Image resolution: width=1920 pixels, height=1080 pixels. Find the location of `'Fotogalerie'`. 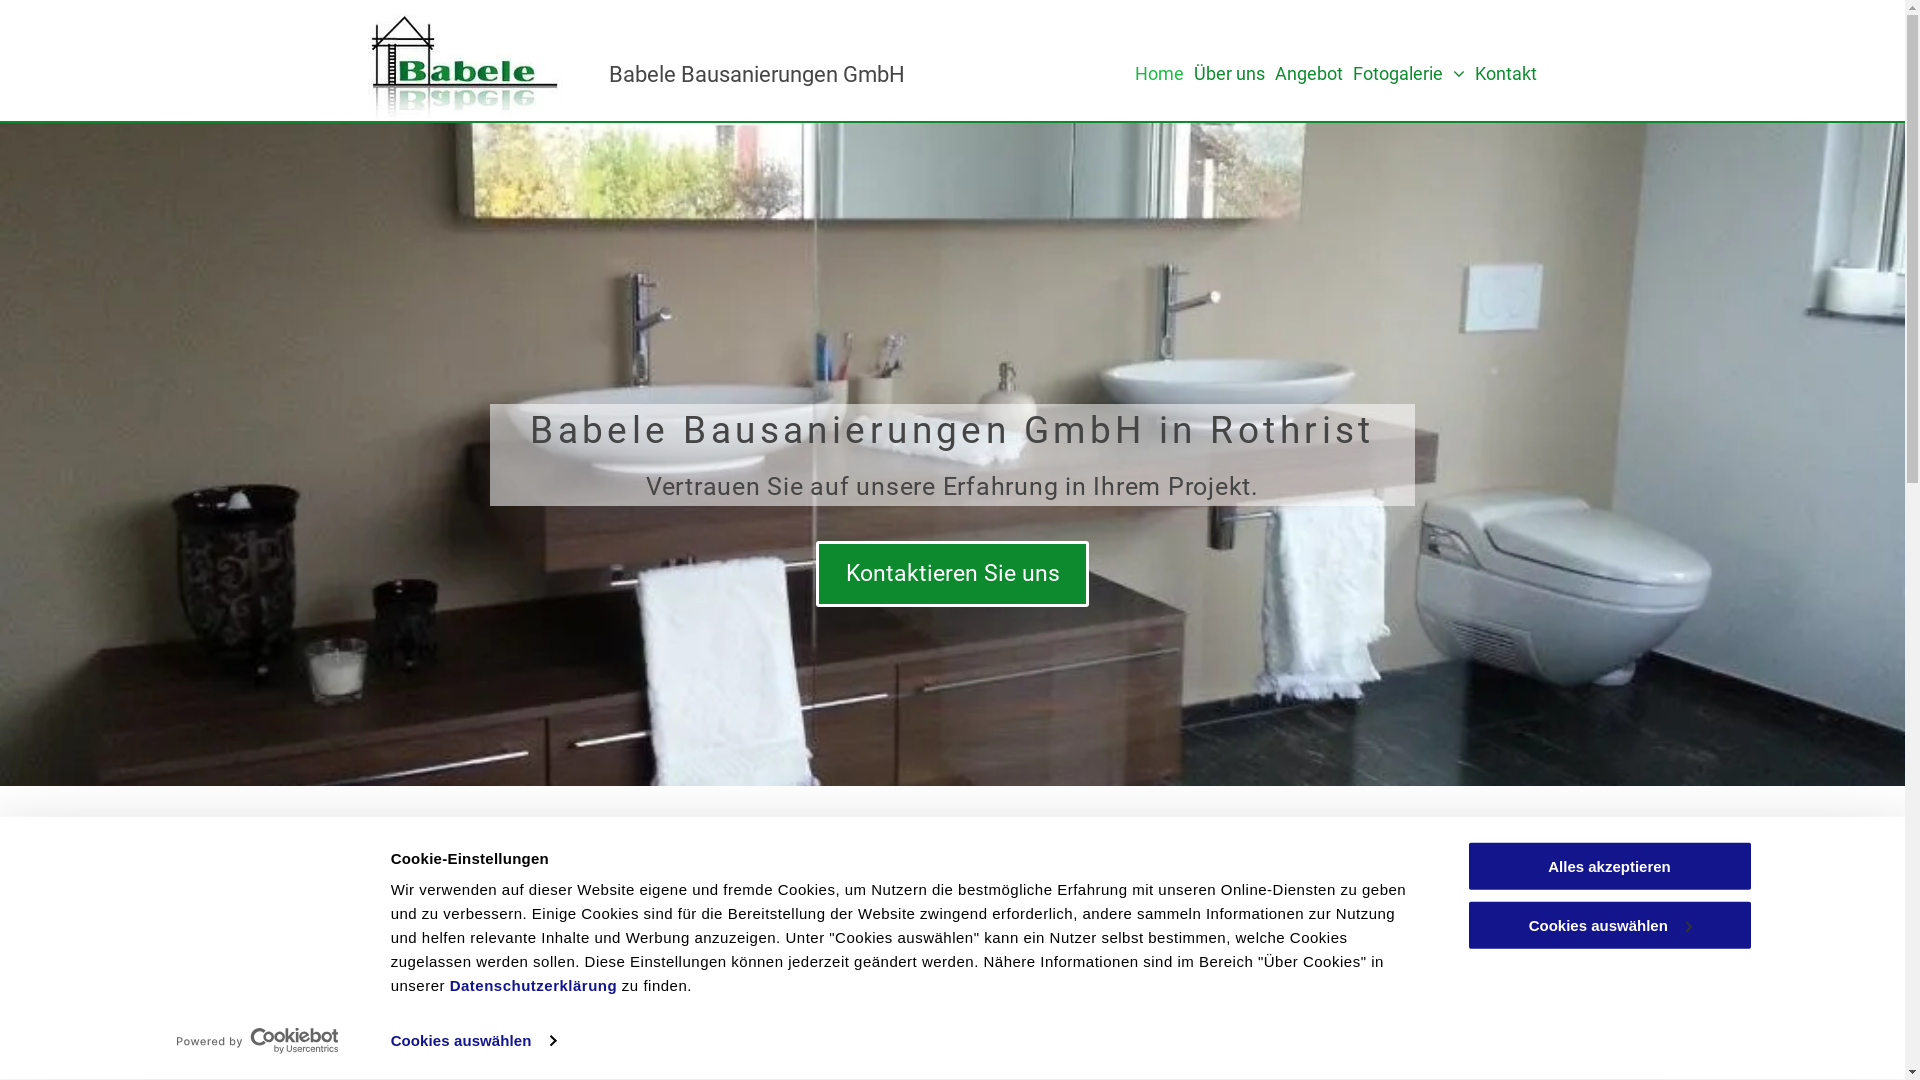

'Fotogalerie' is located at coordinates (1408, 72).